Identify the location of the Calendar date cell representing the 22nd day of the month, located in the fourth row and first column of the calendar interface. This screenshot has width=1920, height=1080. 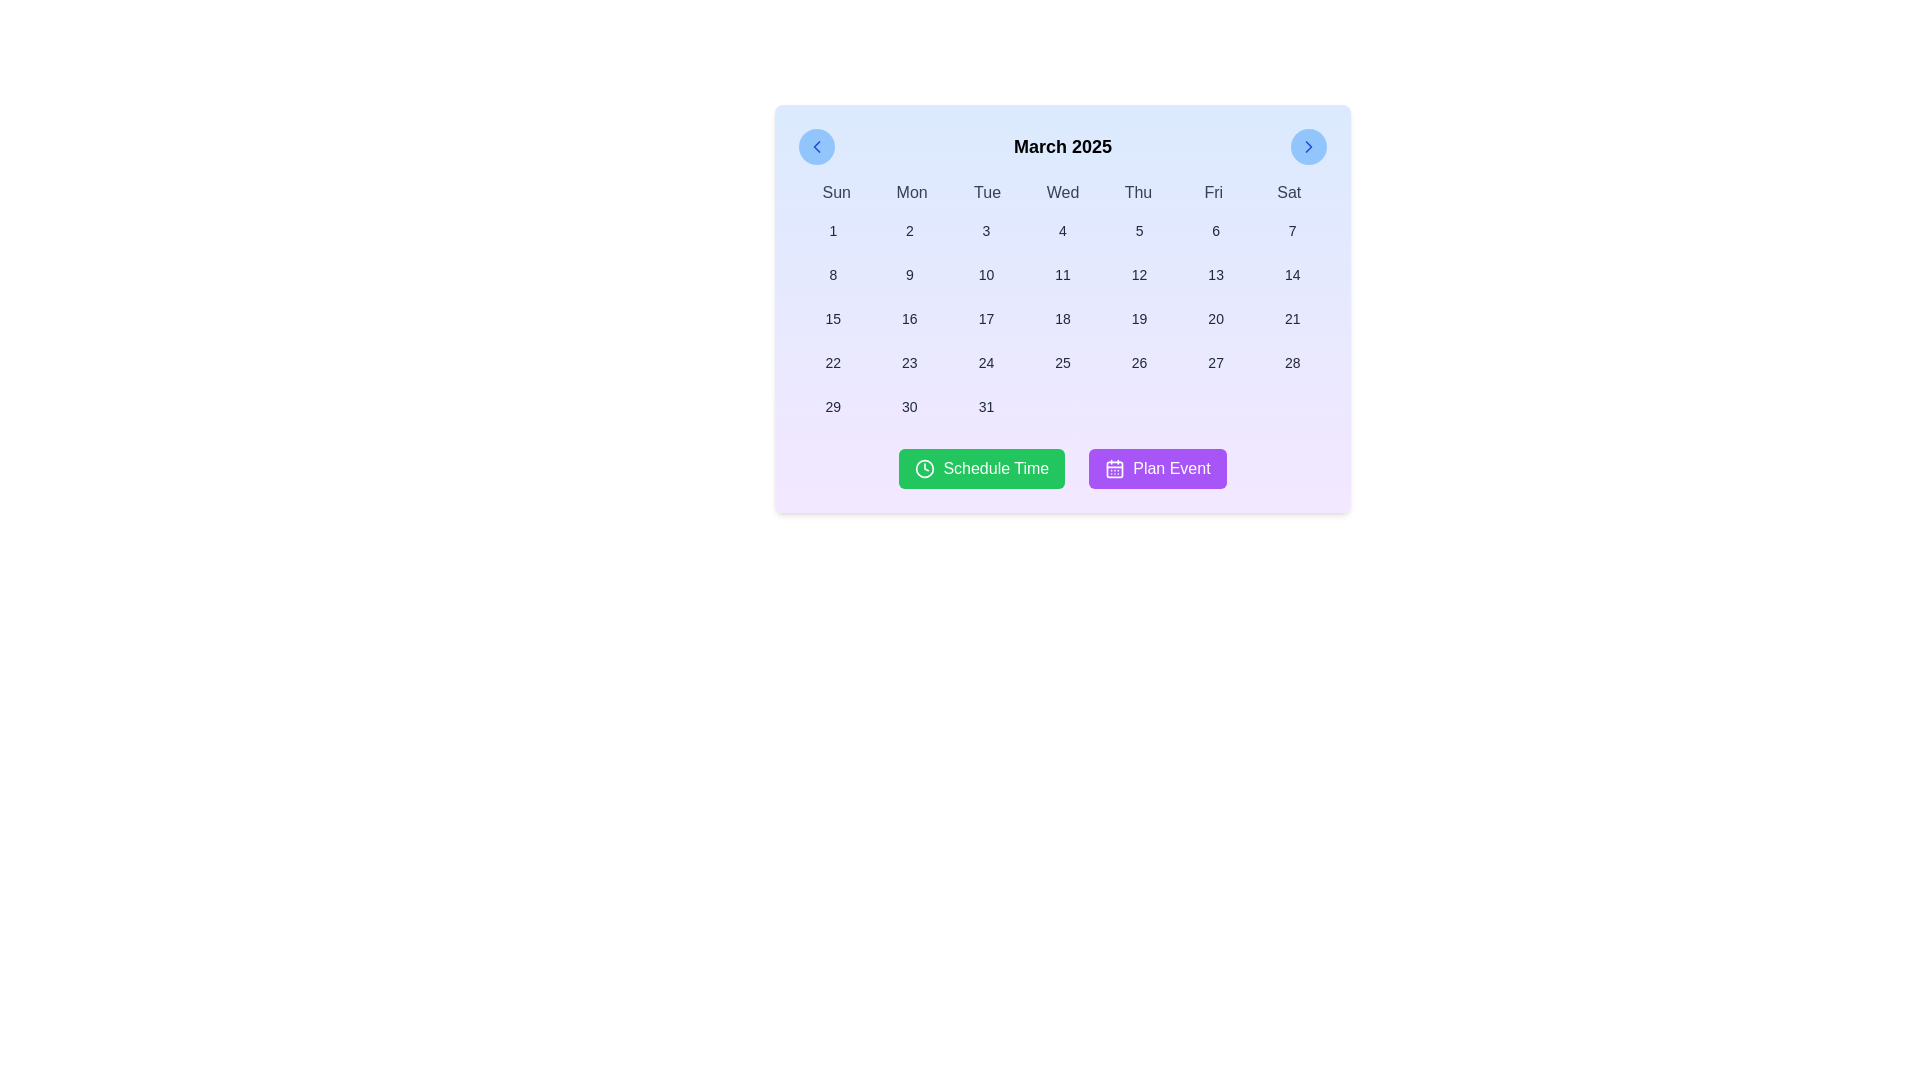
(833, 362).